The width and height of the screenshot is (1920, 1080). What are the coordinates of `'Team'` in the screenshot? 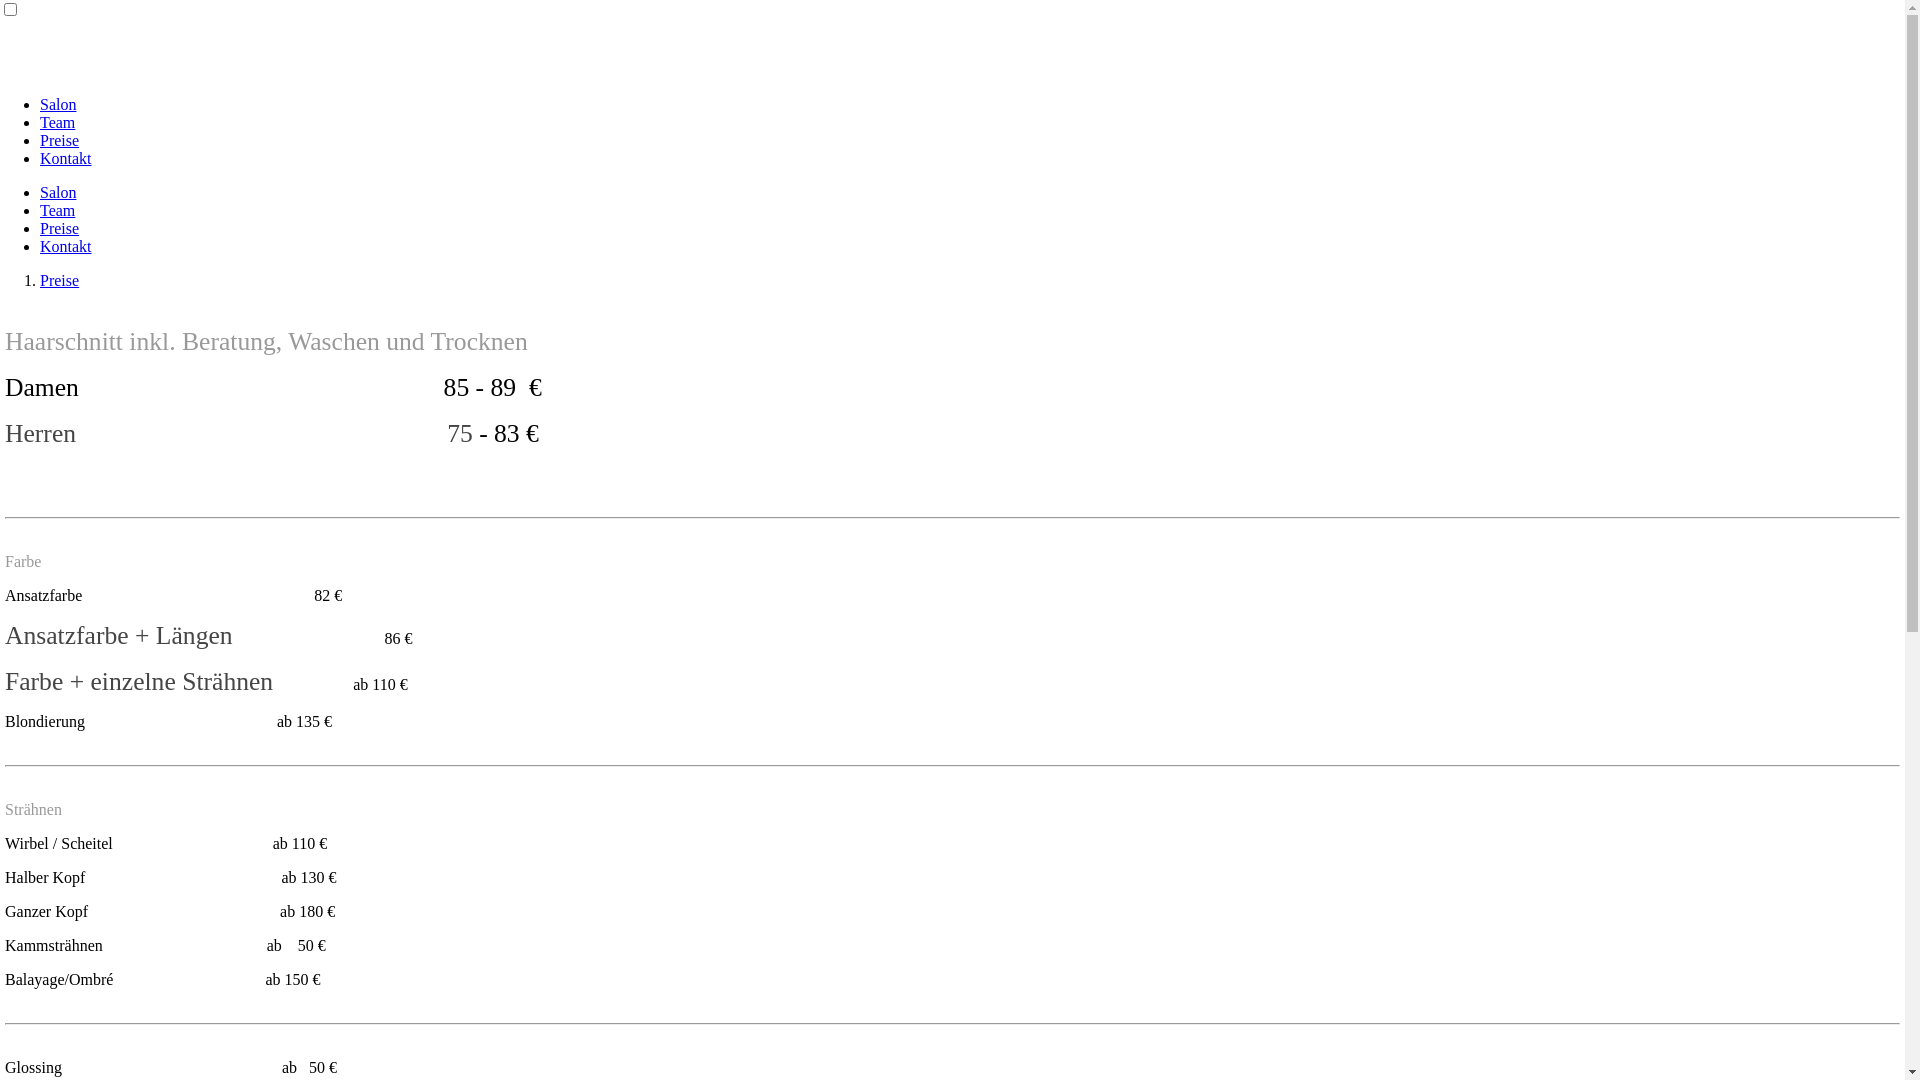 It's located at (57, 210).